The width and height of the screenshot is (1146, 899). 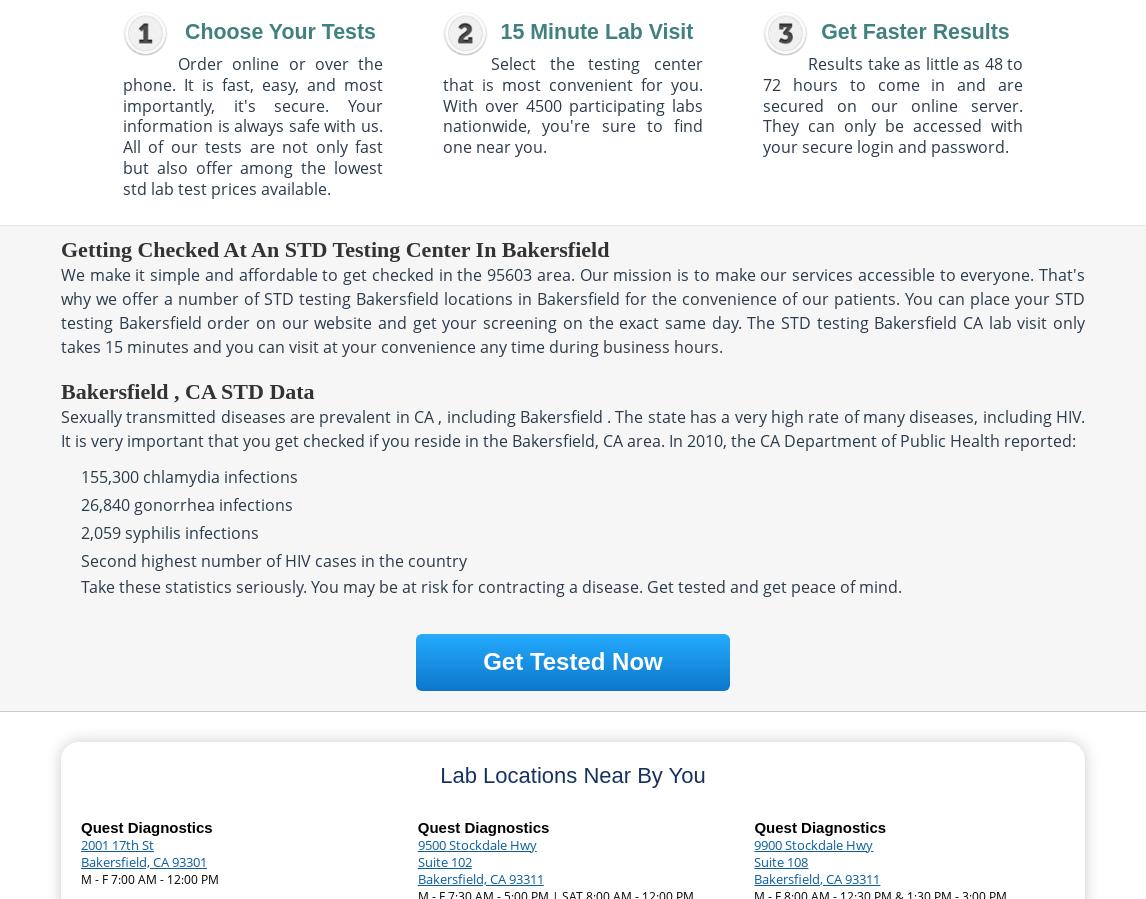 I want to click on 'Results take as little as 48 to 72 hours to come in and are secured on our online server. They can only be accessed with your secure login and password.', so click(x=891, y=104).